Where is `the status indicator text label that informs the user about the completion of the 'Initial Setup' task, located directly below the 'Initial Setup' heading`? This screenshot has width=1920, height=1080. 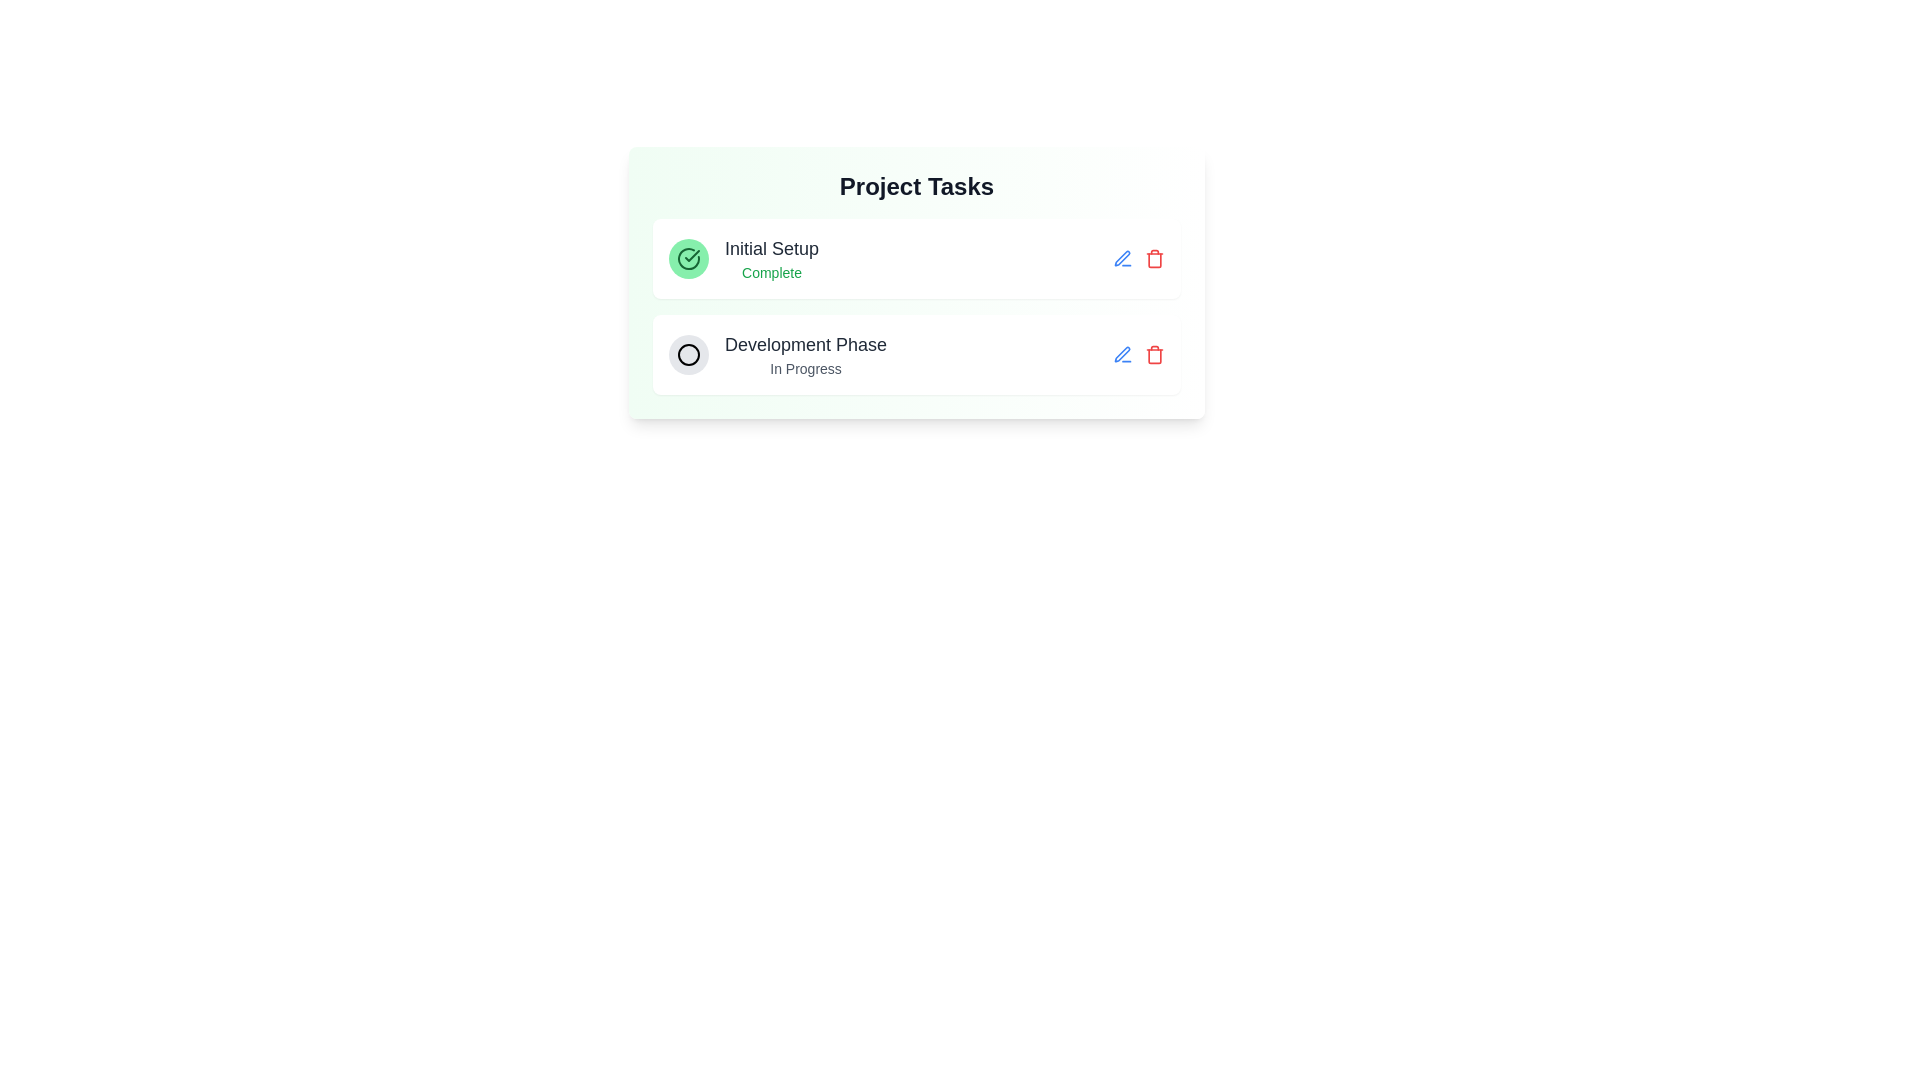 the status indicator text label that informs the user about the completion of the 'Initial Setup' task, located directly below the 'Initial Setup' heading is located at coordinates (771, 273).